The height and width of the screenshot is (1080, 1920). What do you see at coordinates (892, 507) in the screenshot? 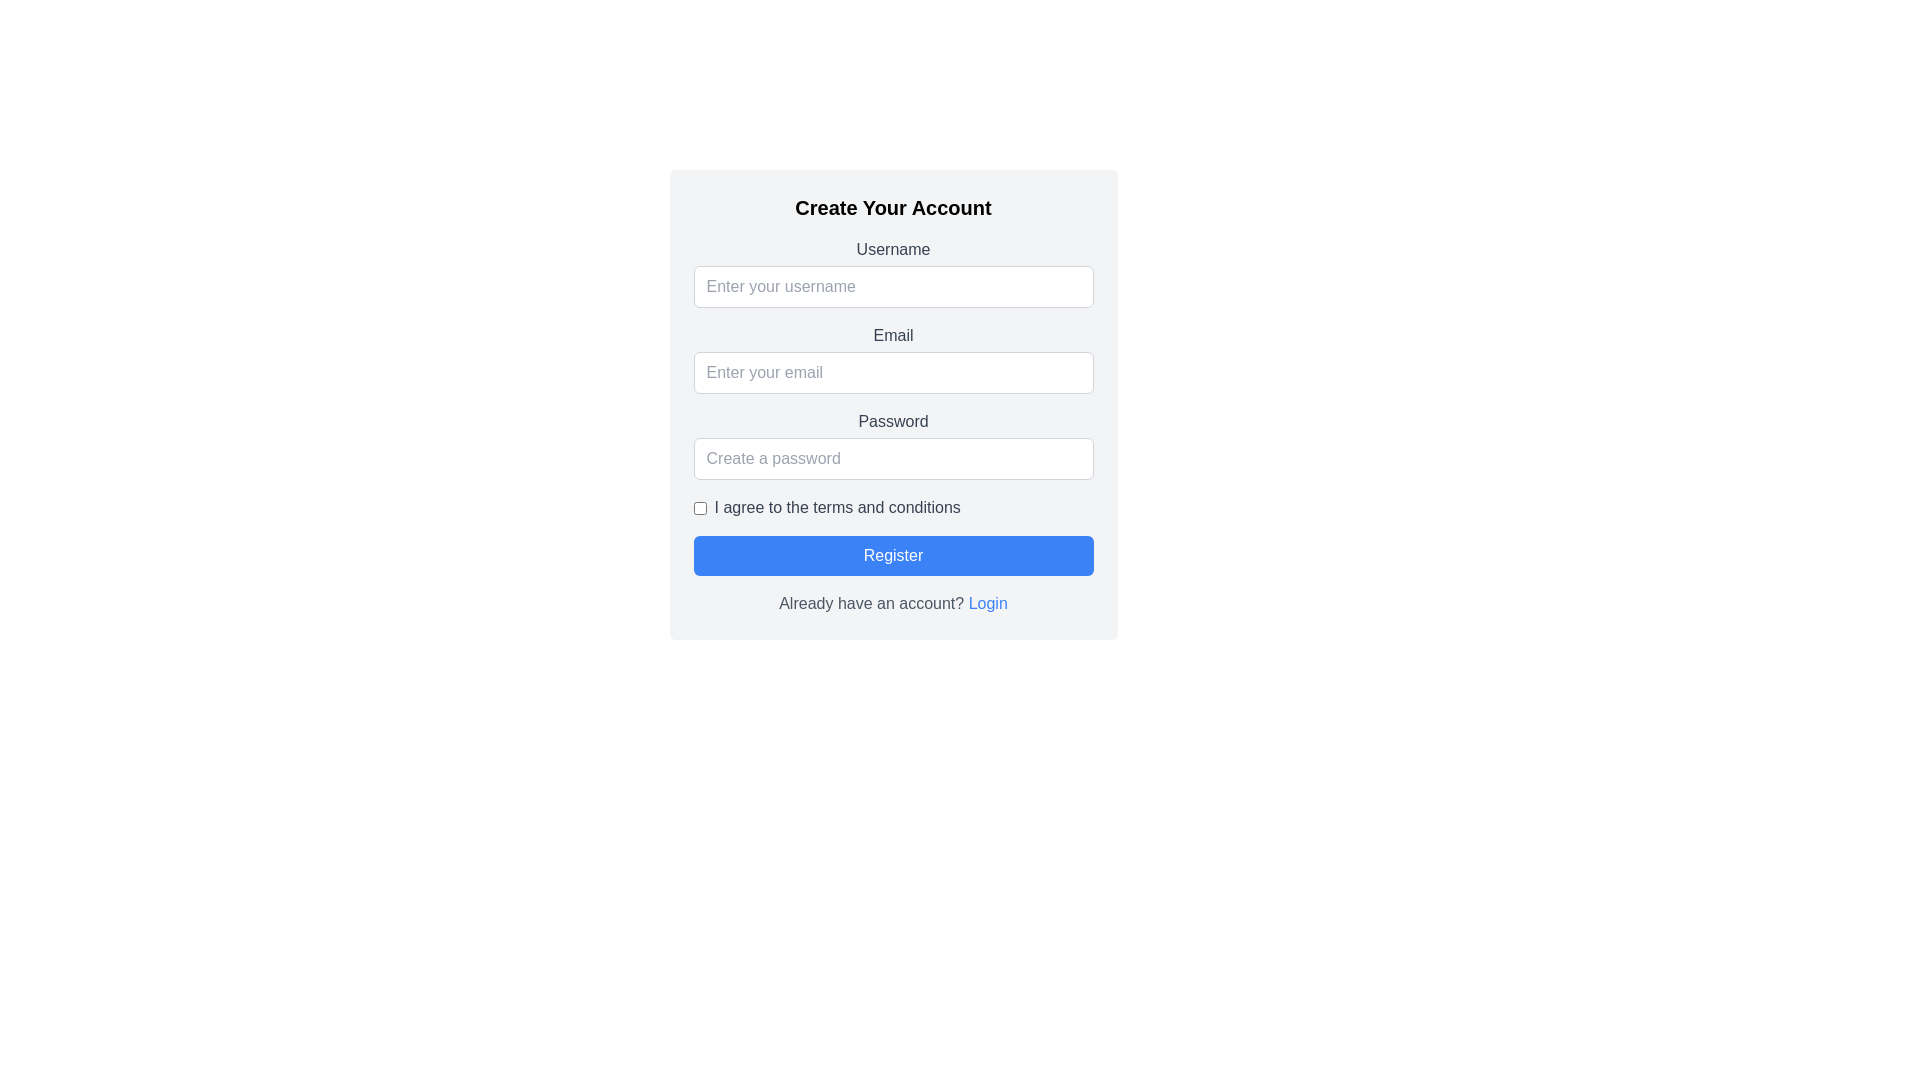
I see `the label of the checkbox to agree to the terms and conditions, which is the fourth interactive component in the form layout, positioned below the password input field and above the 'Register' button` at bounding box center [892, 507].